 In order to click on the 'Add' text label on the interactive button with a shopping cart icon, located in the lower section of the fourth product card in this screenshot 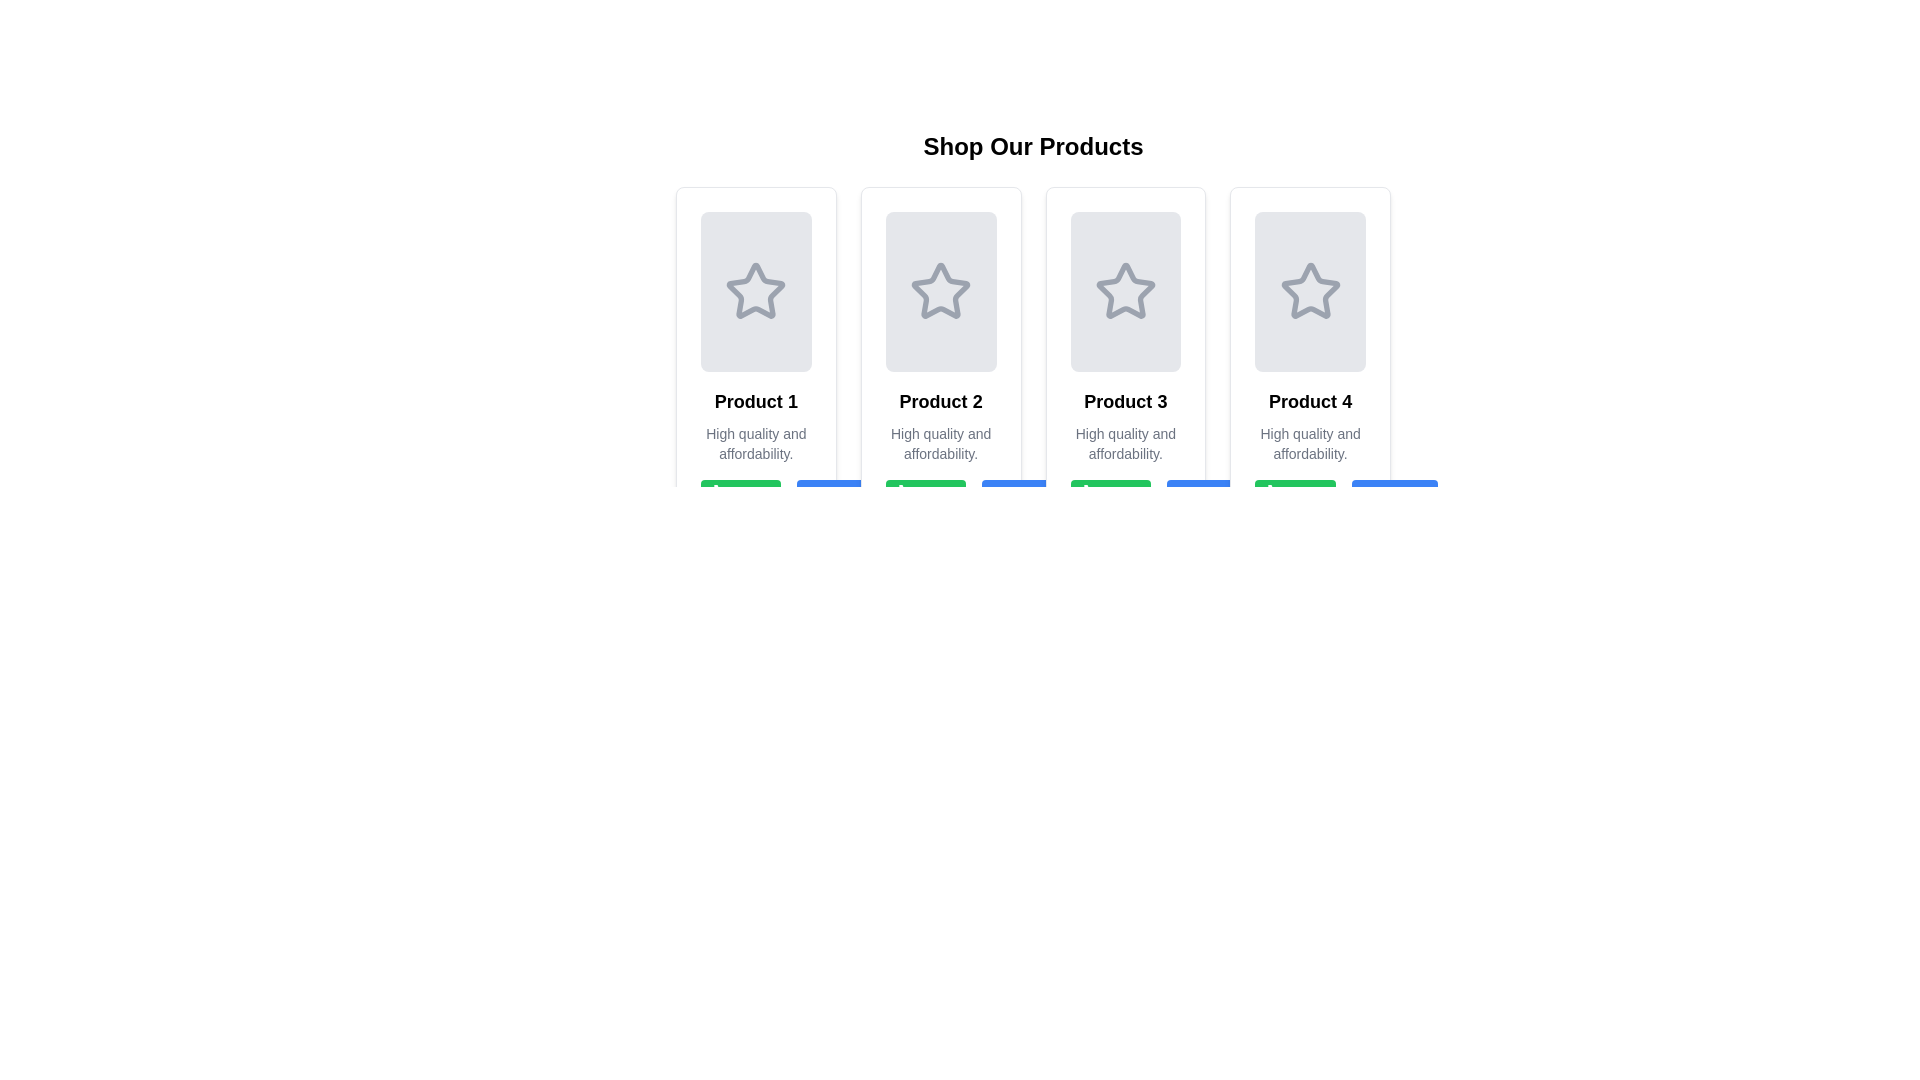, I will do `click(1309, 495)`.